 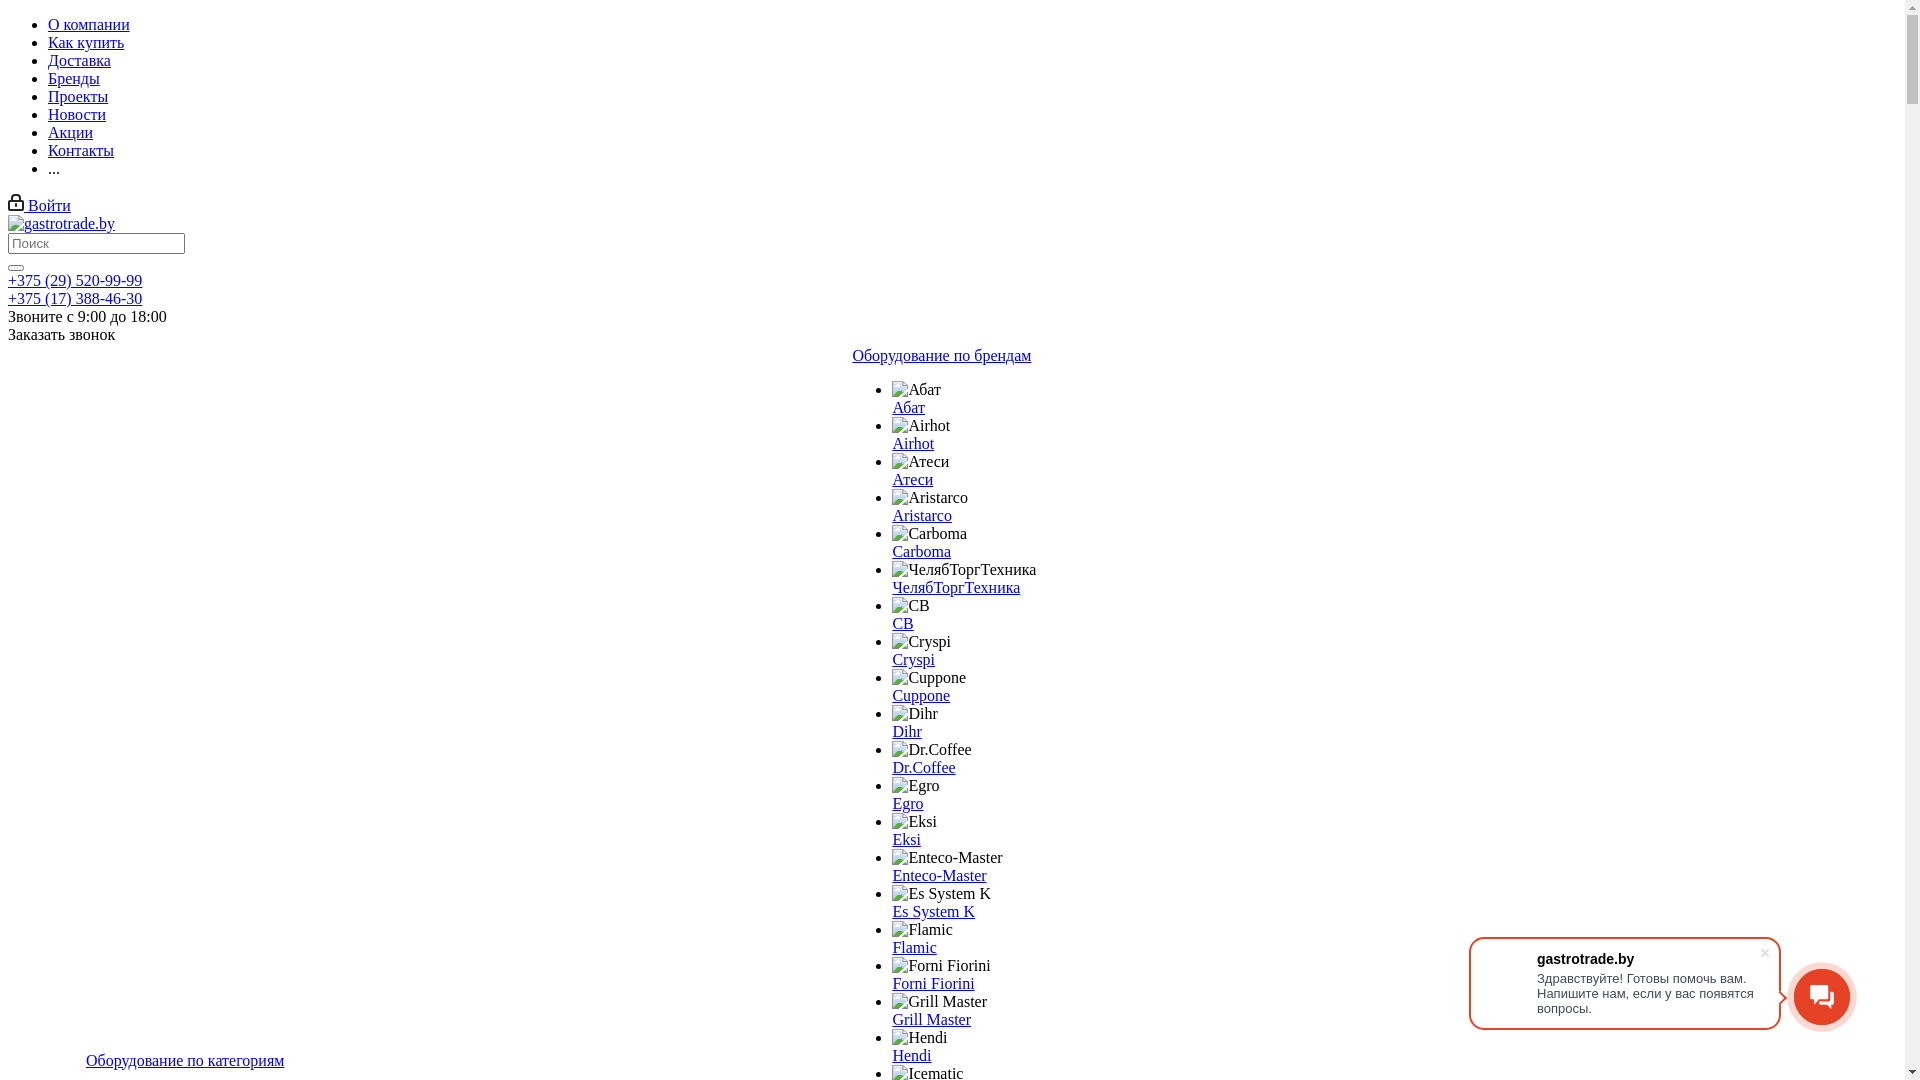 What do you see at coordinates (920, 929) in the screenshot?
I see `'Flamic'` at bounding box center [920, 929].